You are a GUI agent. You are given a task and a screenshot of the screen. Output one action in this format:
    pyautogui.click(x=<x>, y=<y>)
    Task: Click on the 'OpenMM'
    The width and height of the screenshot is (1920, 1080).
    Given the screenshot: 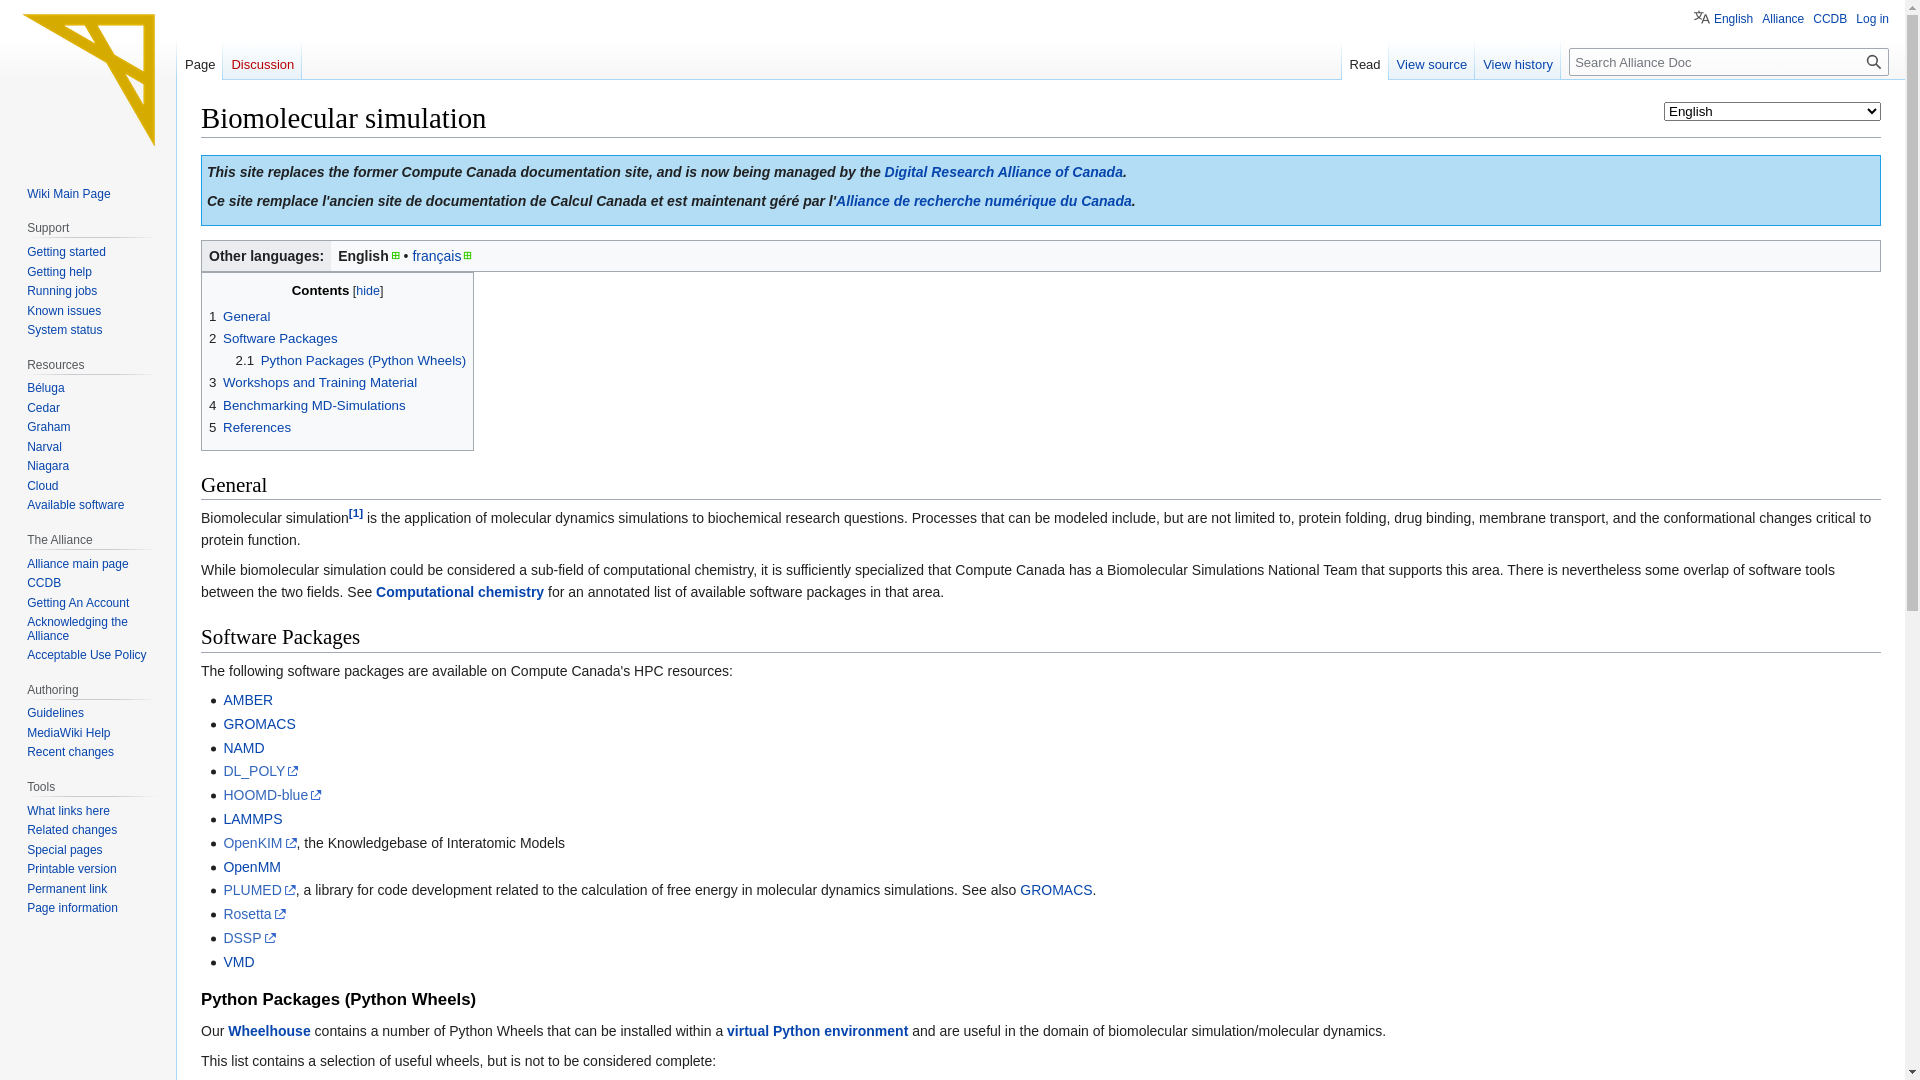 What is the action you would take?
    pyautogui.click(x=251, y=866)
    